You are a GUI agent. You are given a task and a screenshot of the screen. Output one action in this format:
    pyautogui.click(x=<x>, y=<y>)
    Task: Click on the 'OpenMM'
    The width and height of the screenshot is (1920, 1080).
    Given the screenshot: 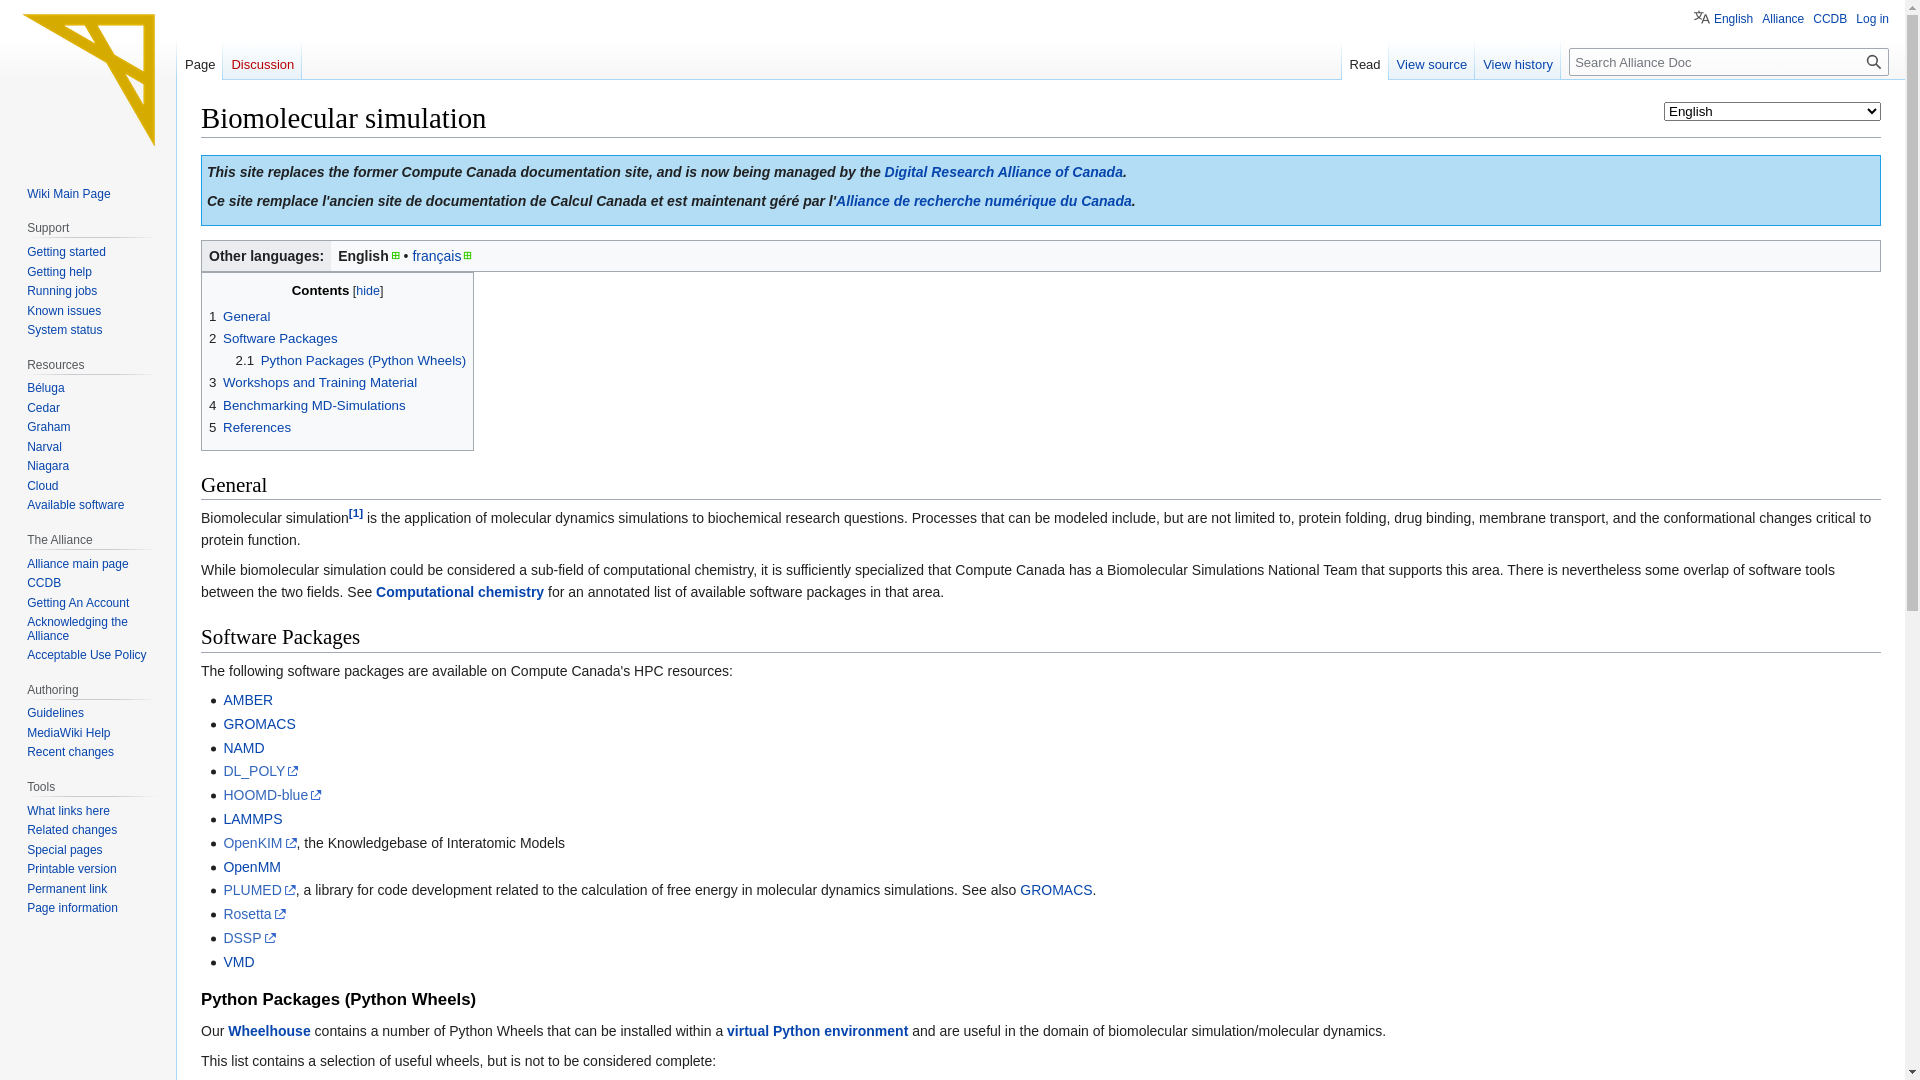 What is the action you would take?
    pyautogui.click(x=251, y=866)
    